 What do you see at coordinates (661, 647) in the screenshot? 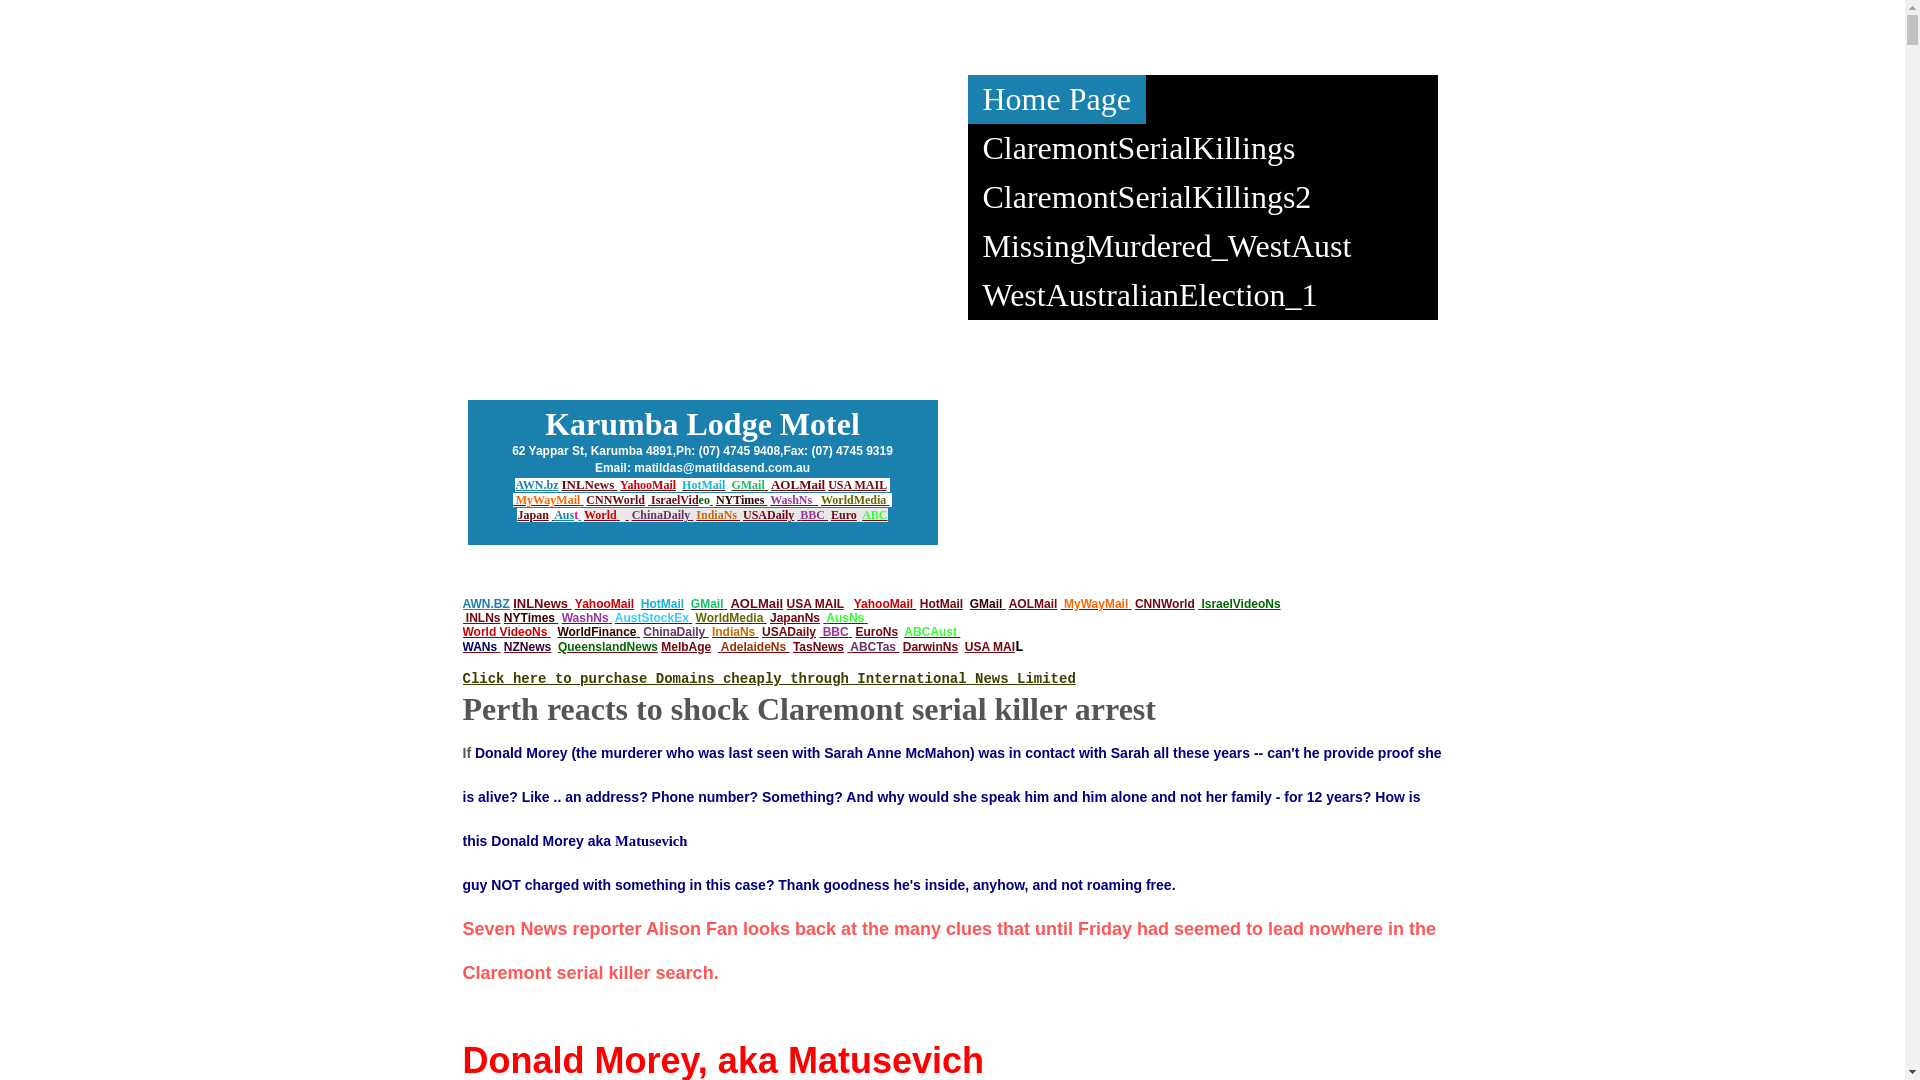
I see `'MelbAge'` at bounding box center [661, 647].